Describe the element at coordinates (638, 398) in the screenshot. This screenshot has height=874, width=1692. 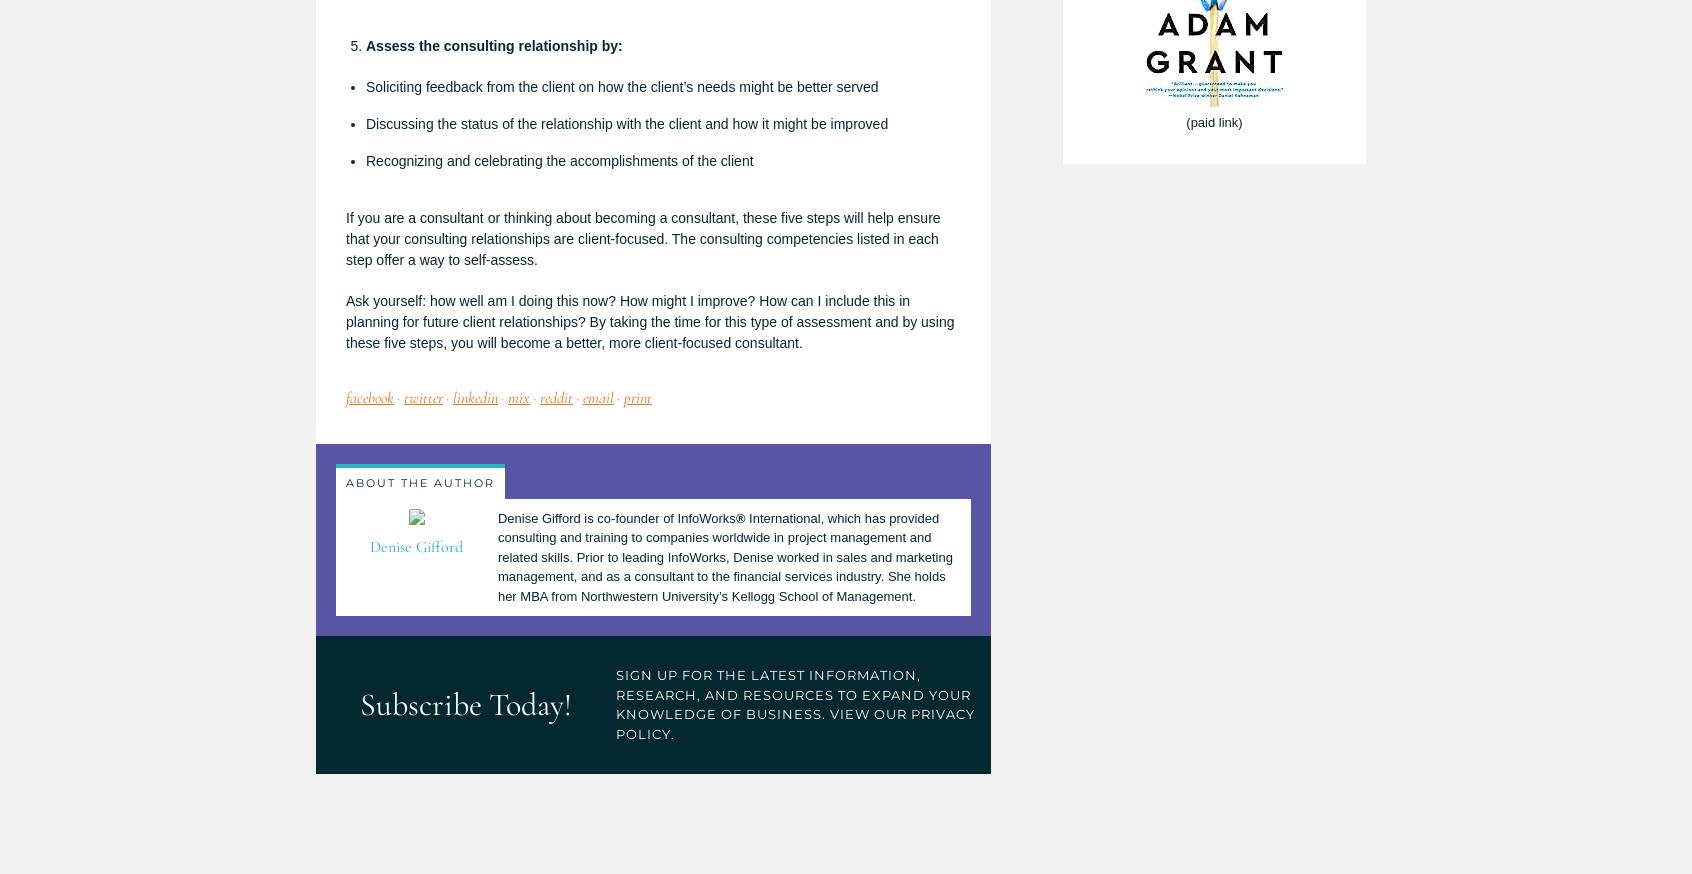
I see `'print'` at that location.